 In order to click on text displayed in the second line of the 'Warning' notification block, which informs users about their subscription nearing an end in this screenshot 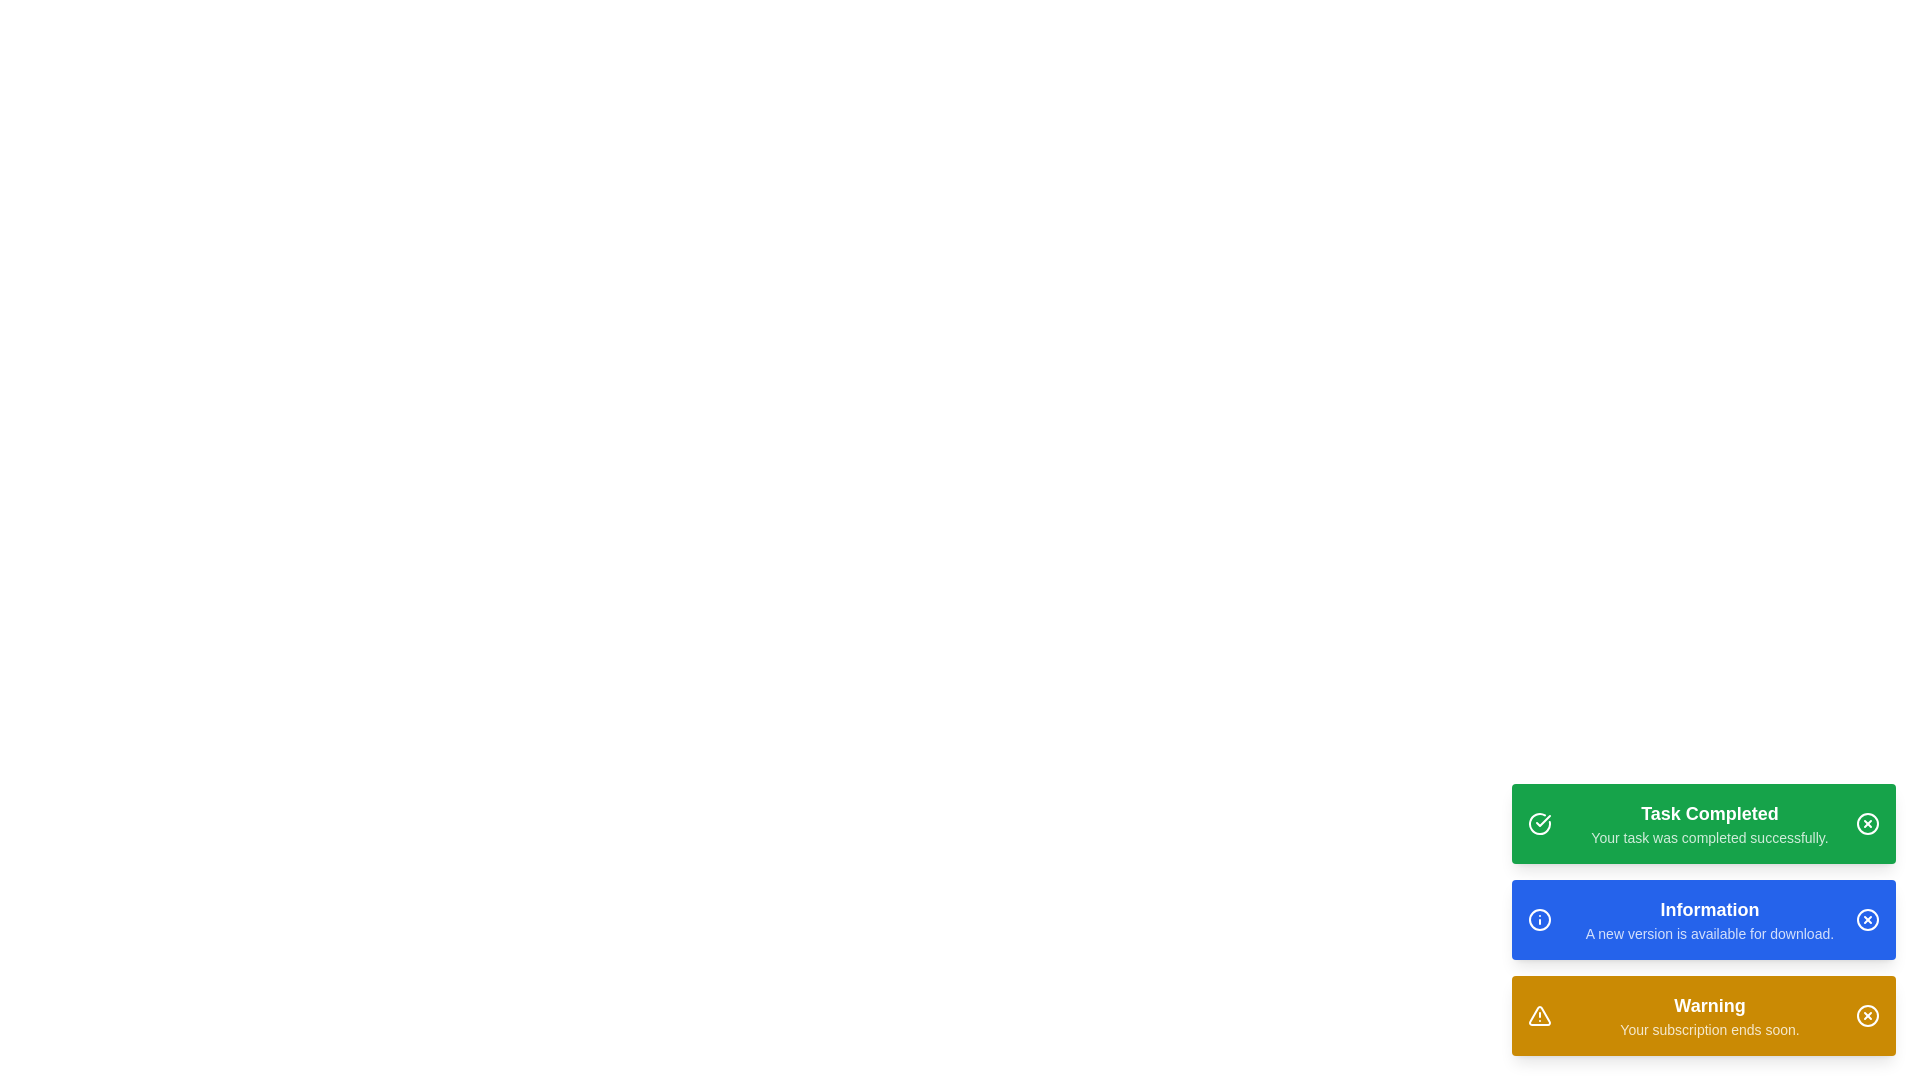, I will do `click(1708, 1029)`.